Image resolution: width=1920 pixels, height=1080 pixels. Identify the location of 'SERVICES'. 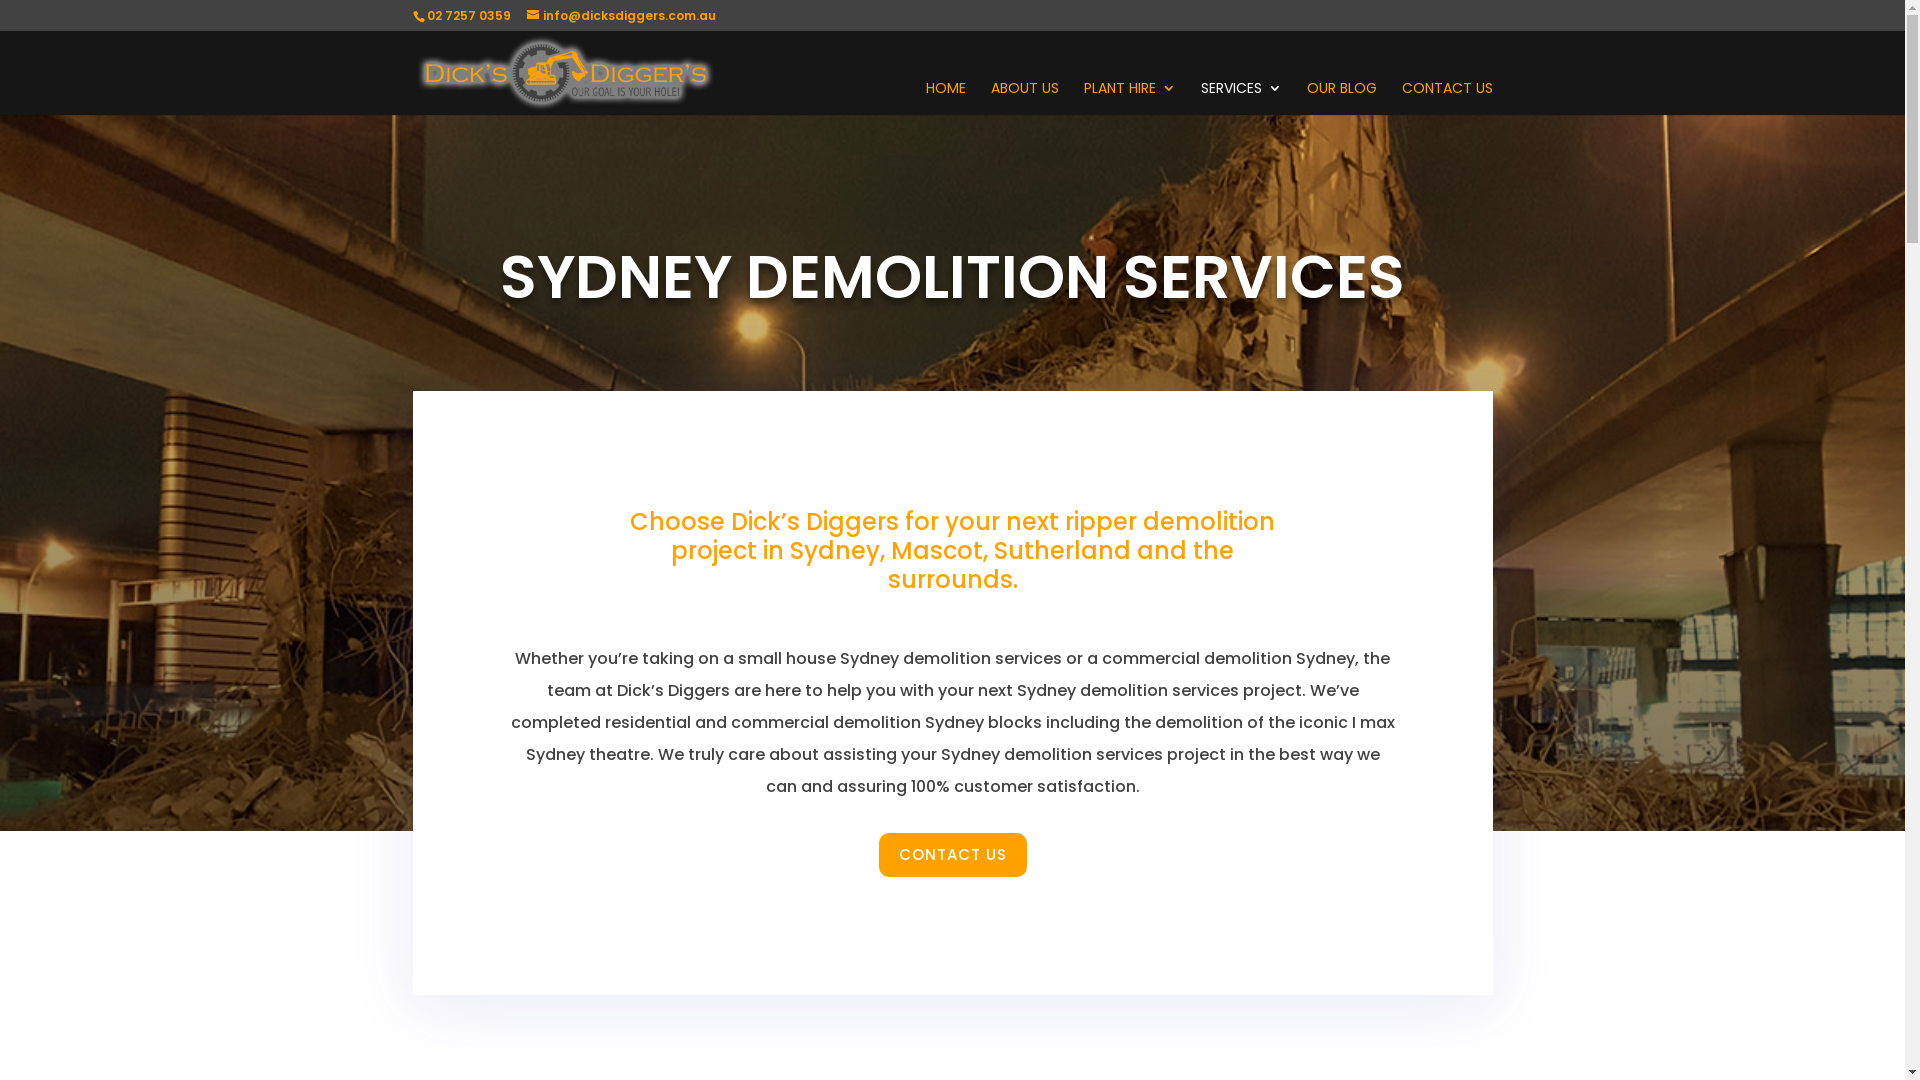
(1200, 97).